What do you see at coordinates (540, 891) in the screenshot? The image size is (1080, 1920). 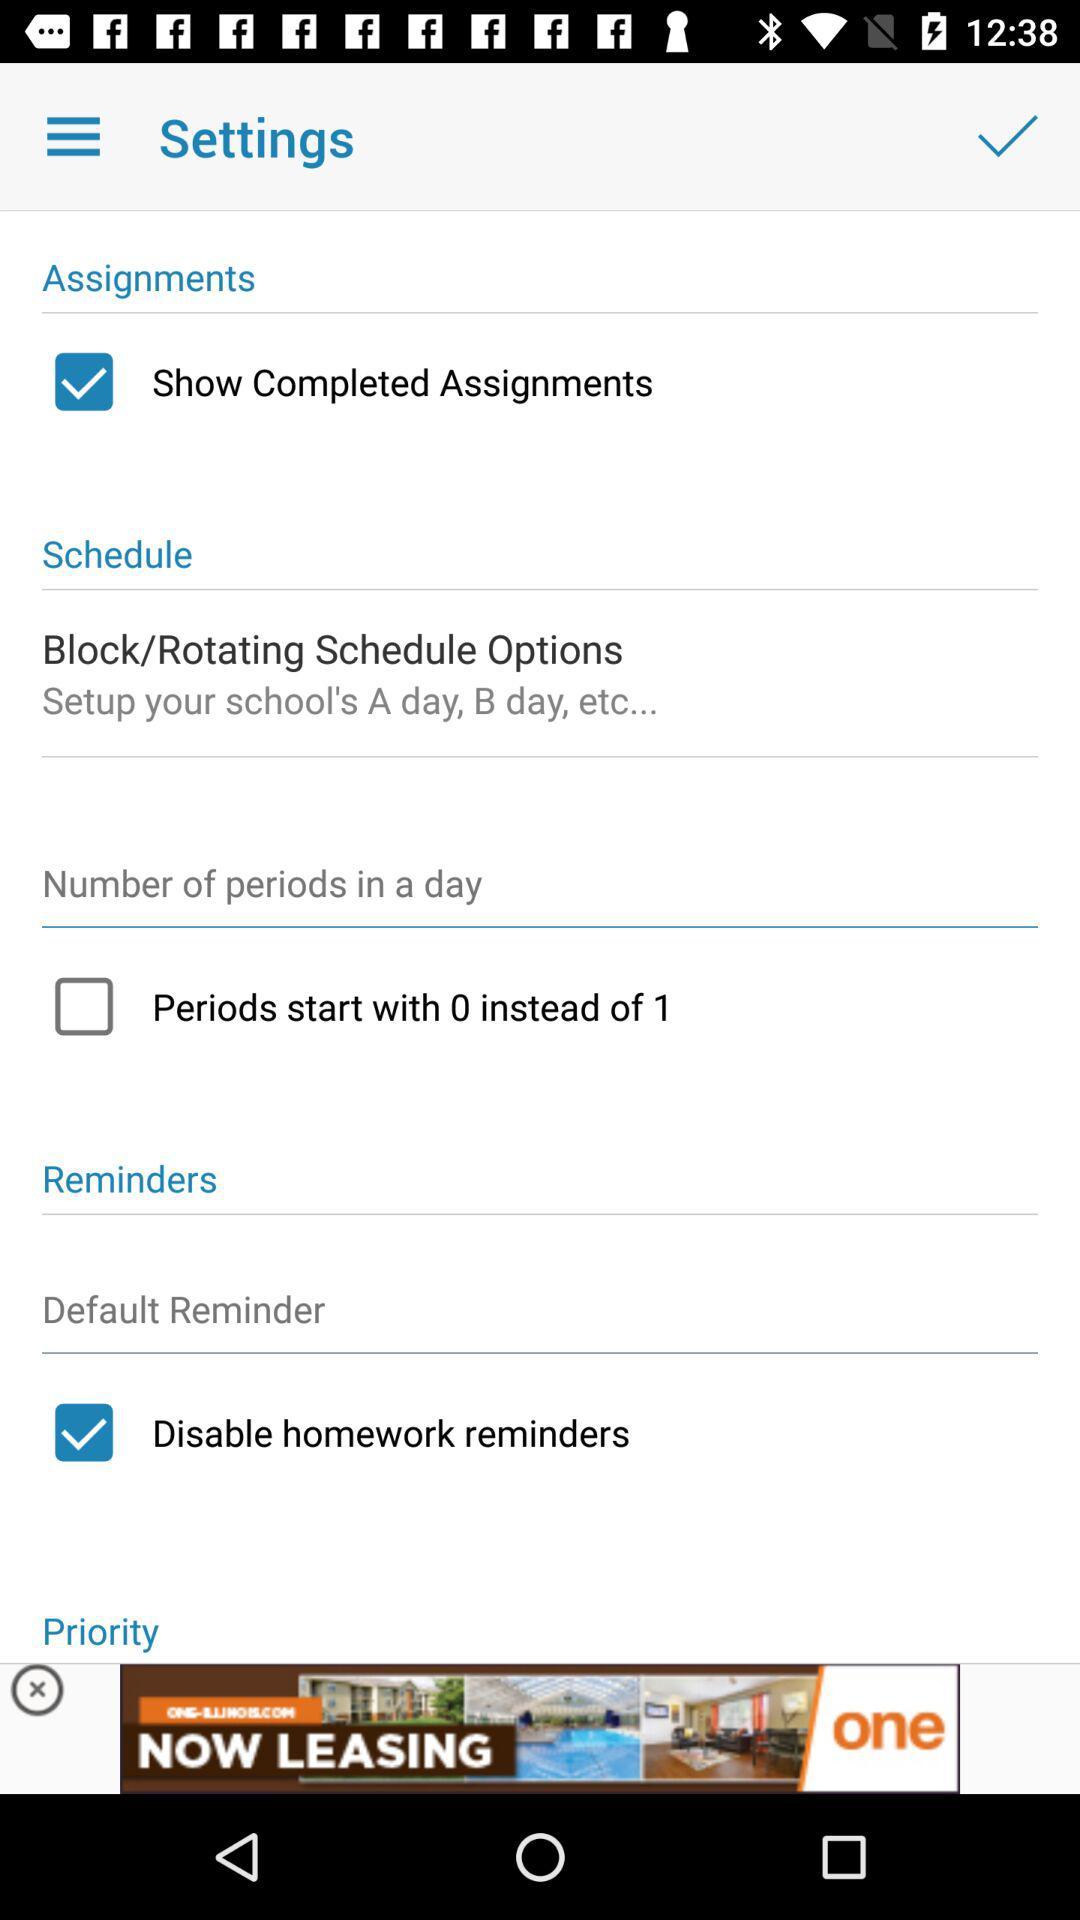 I see `number of periods in a day` at bounding box center [540, 891].